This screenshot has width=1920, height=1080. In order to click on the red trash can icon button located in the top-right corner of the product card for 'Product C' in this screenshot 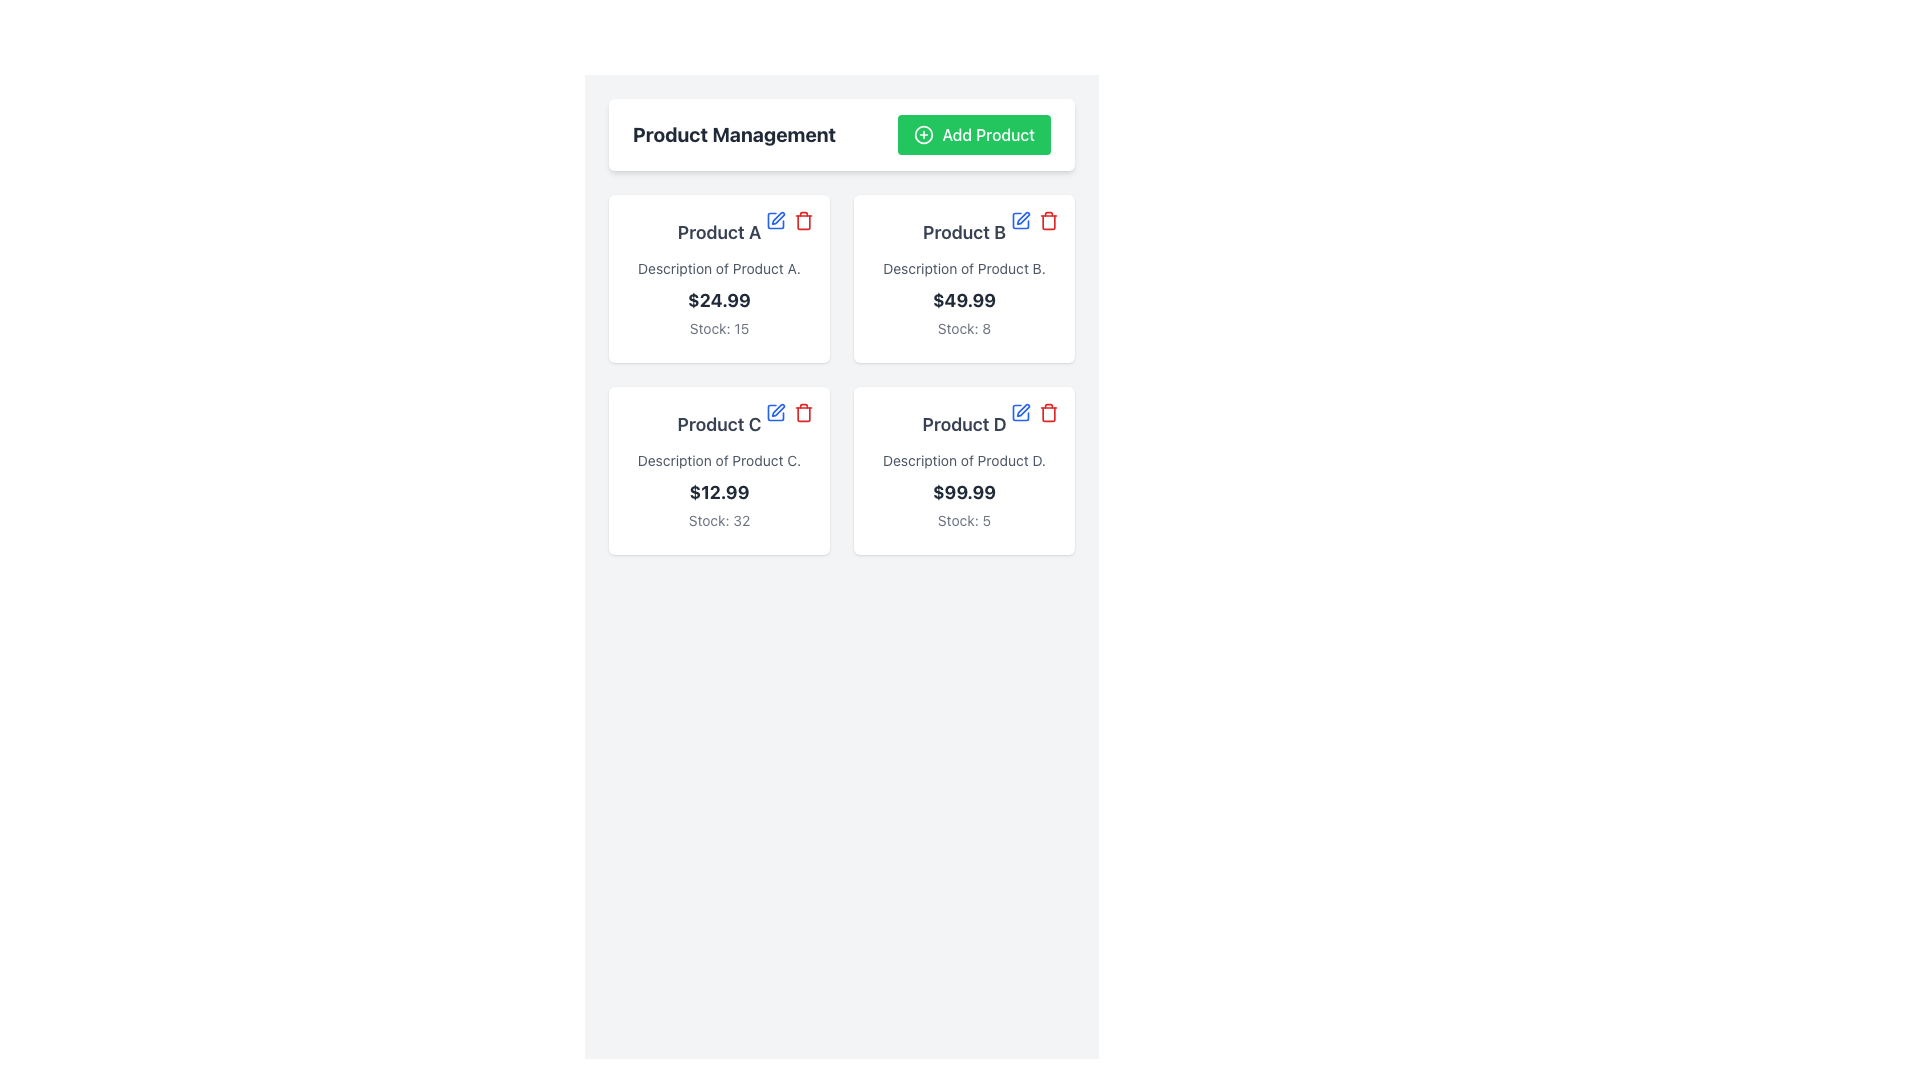, I will do `click(804, 411)`.